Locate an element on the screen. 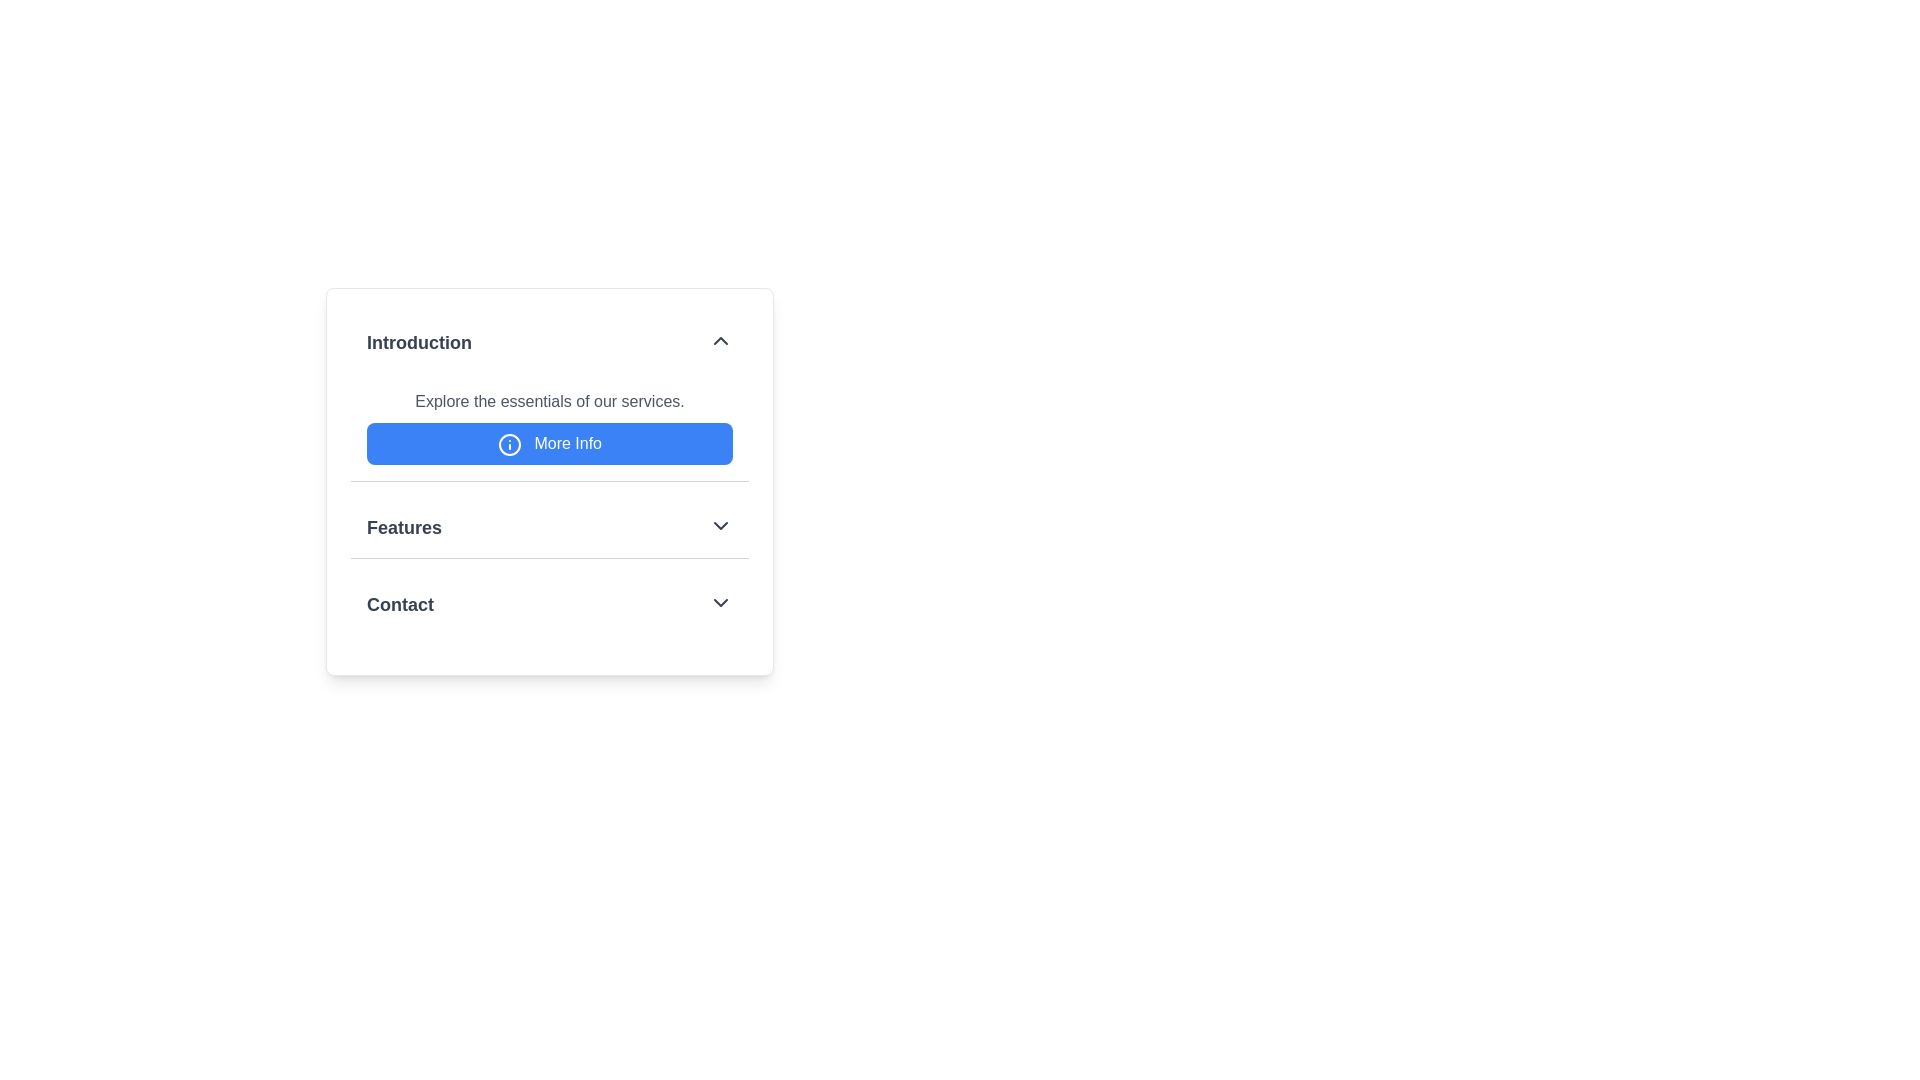 The height and width of the screenshot is (1080, 1920). the Chevron Down icon located on the right side of the 'Features' section is located at coordinates (720, 524).